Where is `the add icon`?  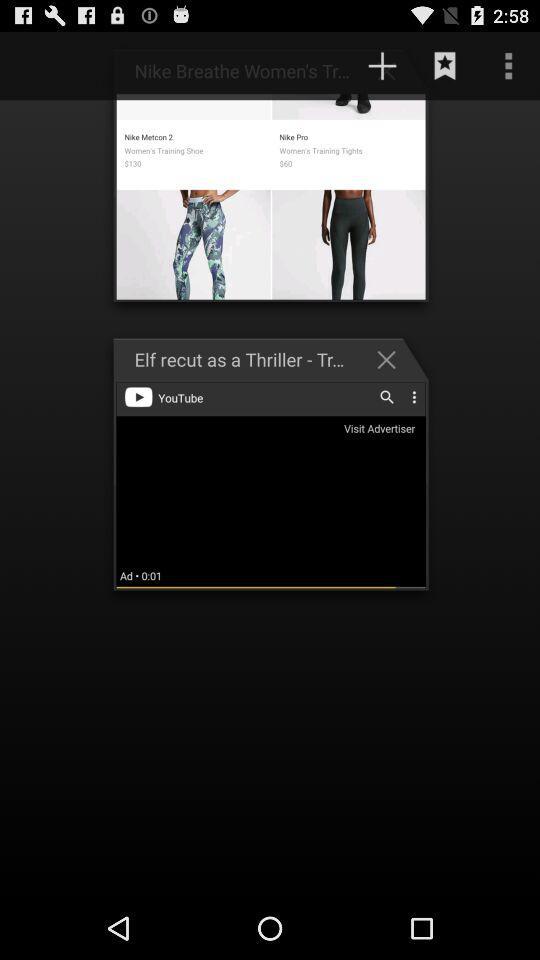
the add icon is located at coordinates (391, 75).